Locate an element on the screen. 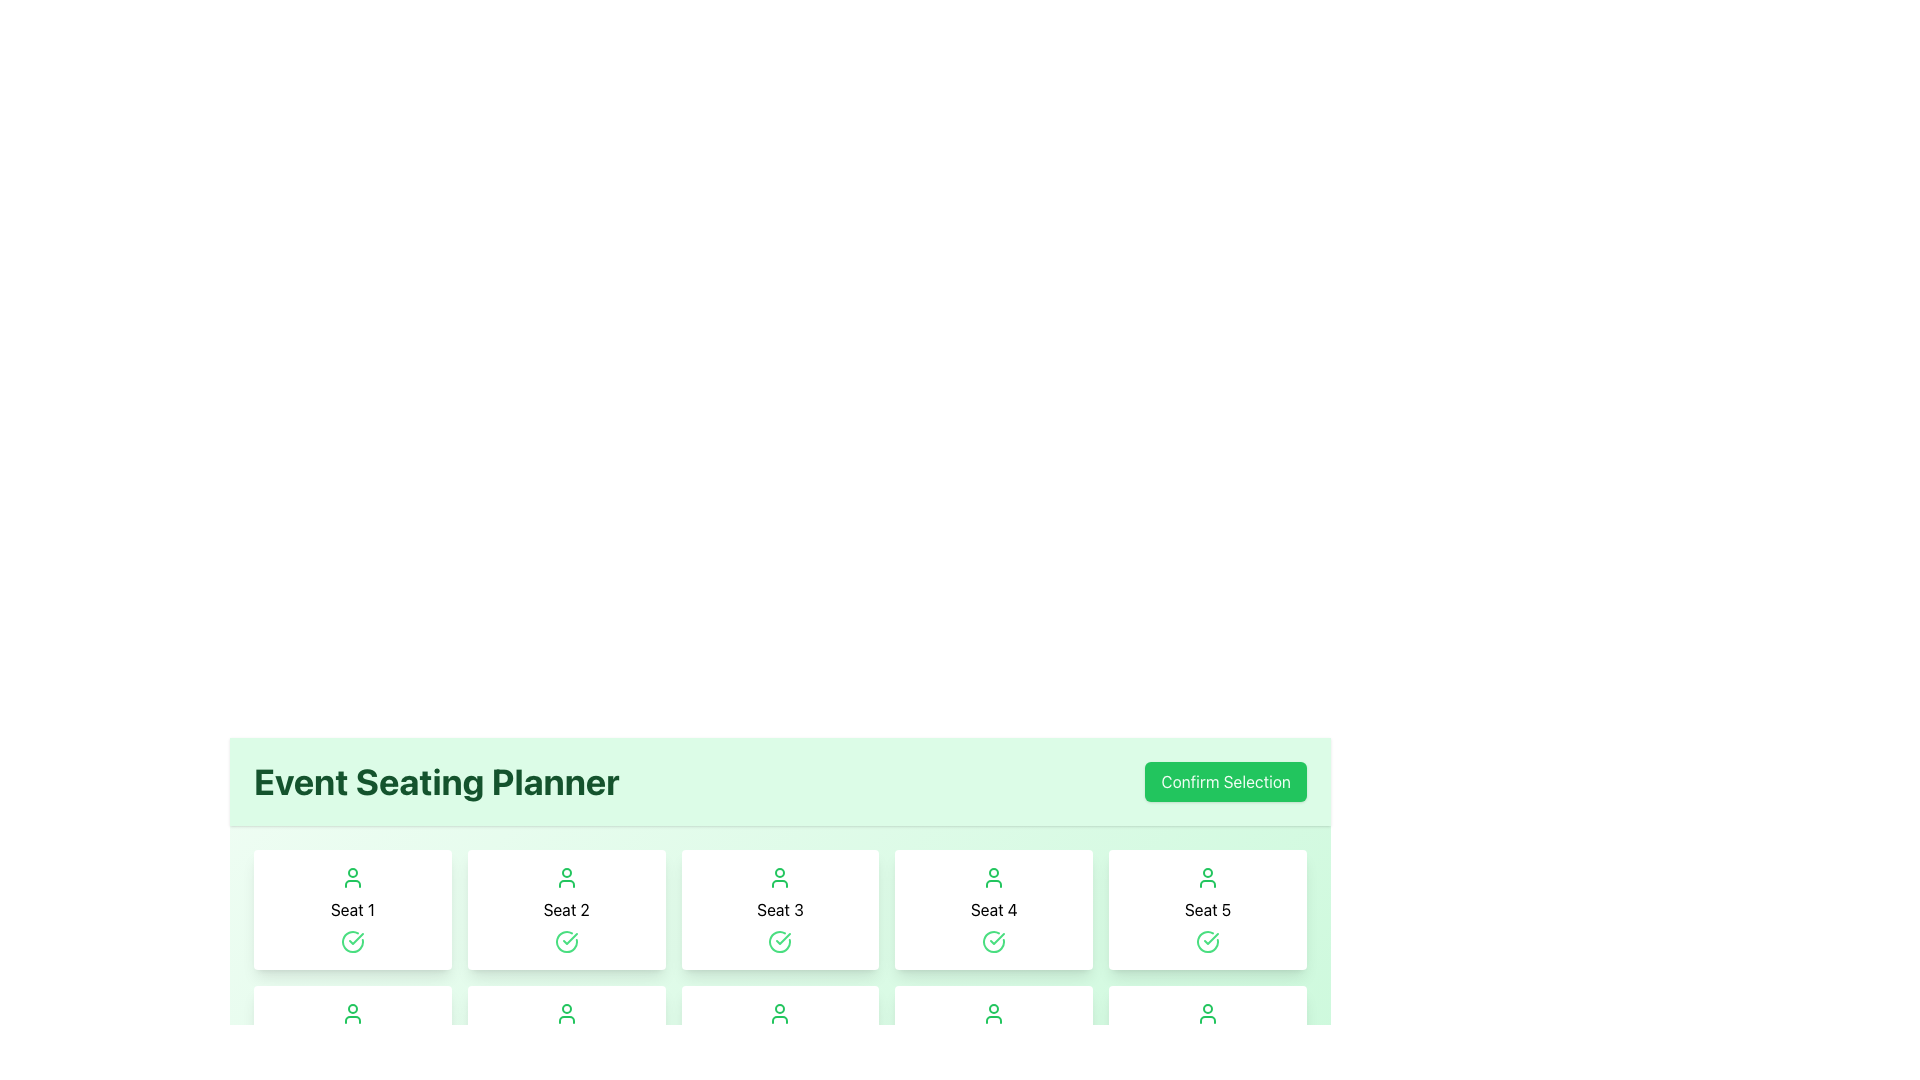 The height and width of the screenshot is (1080, 1920). the green user icon located within the tile labeled 'Seat 8', which is centered horizontally and aligned towards the top of the tile is located at coordinates (779, 1014).